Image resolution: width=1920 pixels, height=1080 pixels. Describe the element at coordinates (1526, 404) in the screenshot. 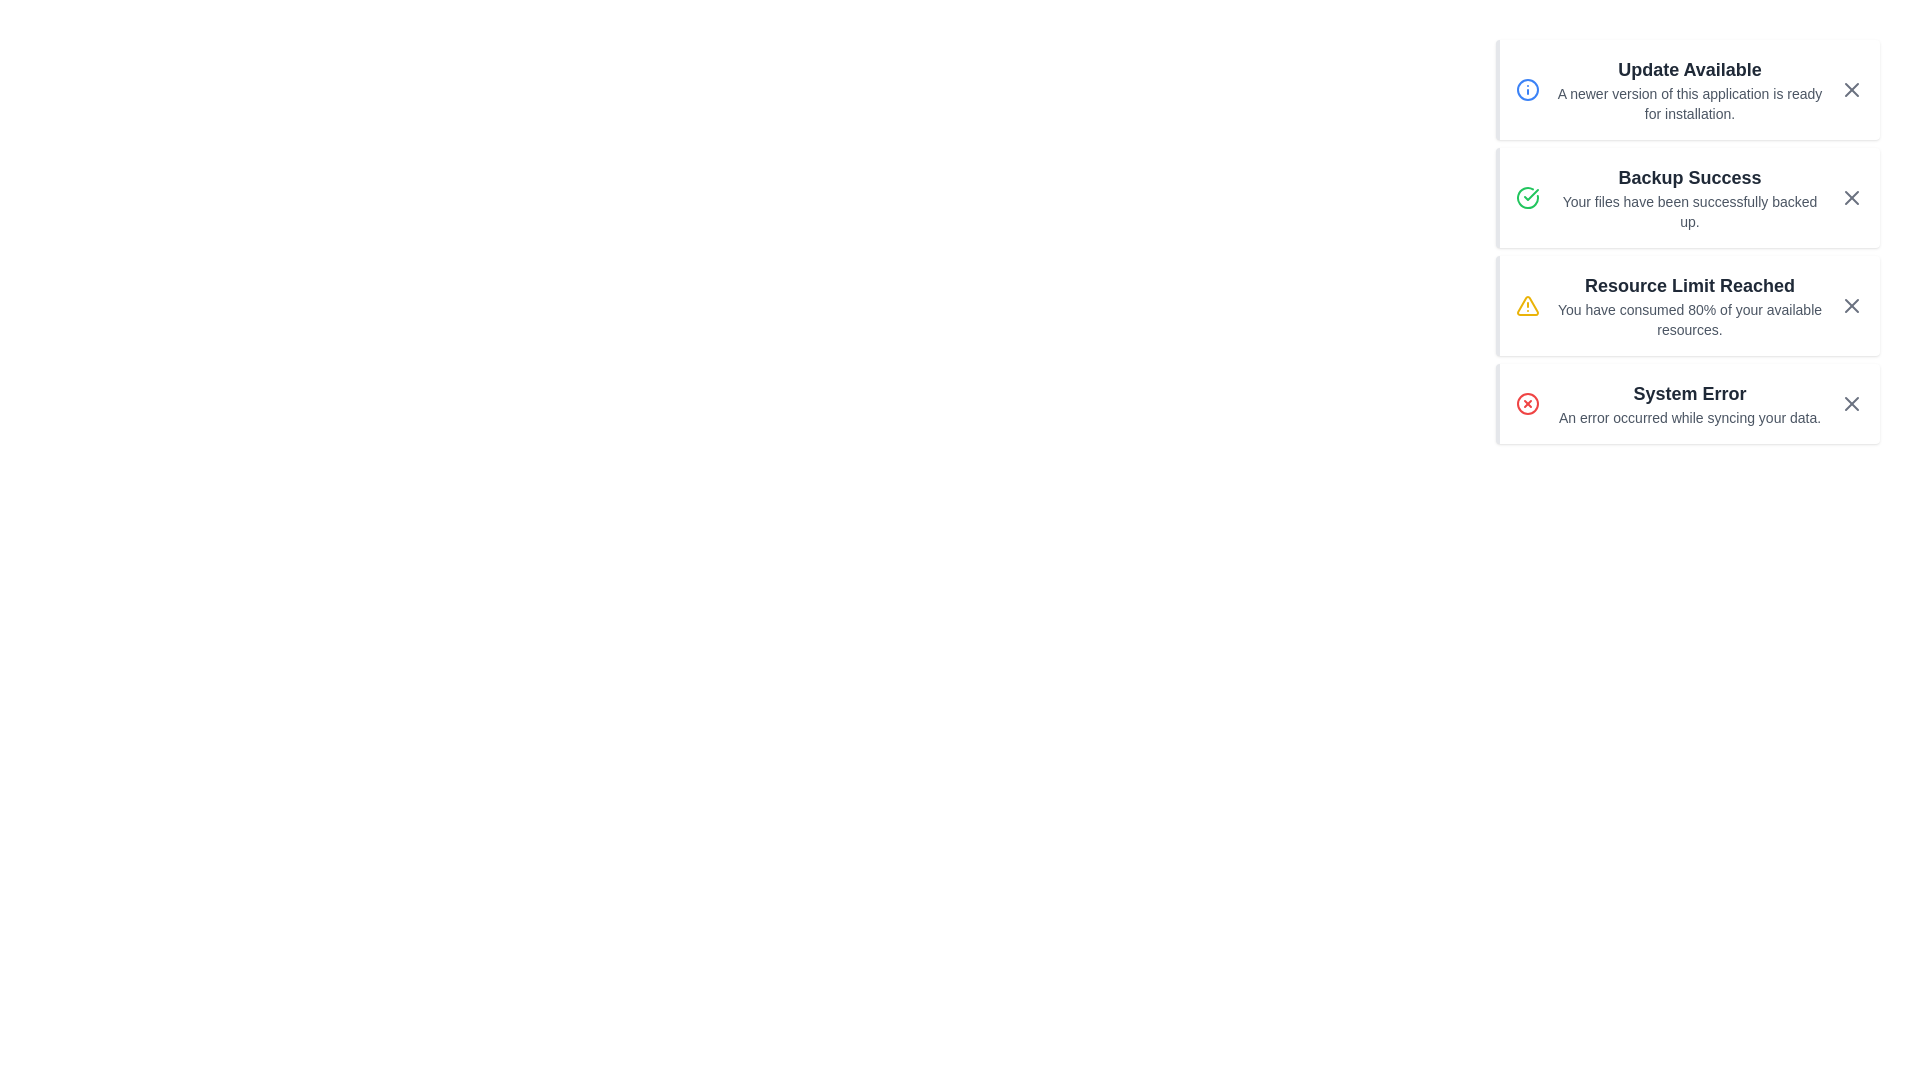

I see `the red circular SVG element that is part of the 'System Error' notification icon located at the far right of the notification list` at that location.